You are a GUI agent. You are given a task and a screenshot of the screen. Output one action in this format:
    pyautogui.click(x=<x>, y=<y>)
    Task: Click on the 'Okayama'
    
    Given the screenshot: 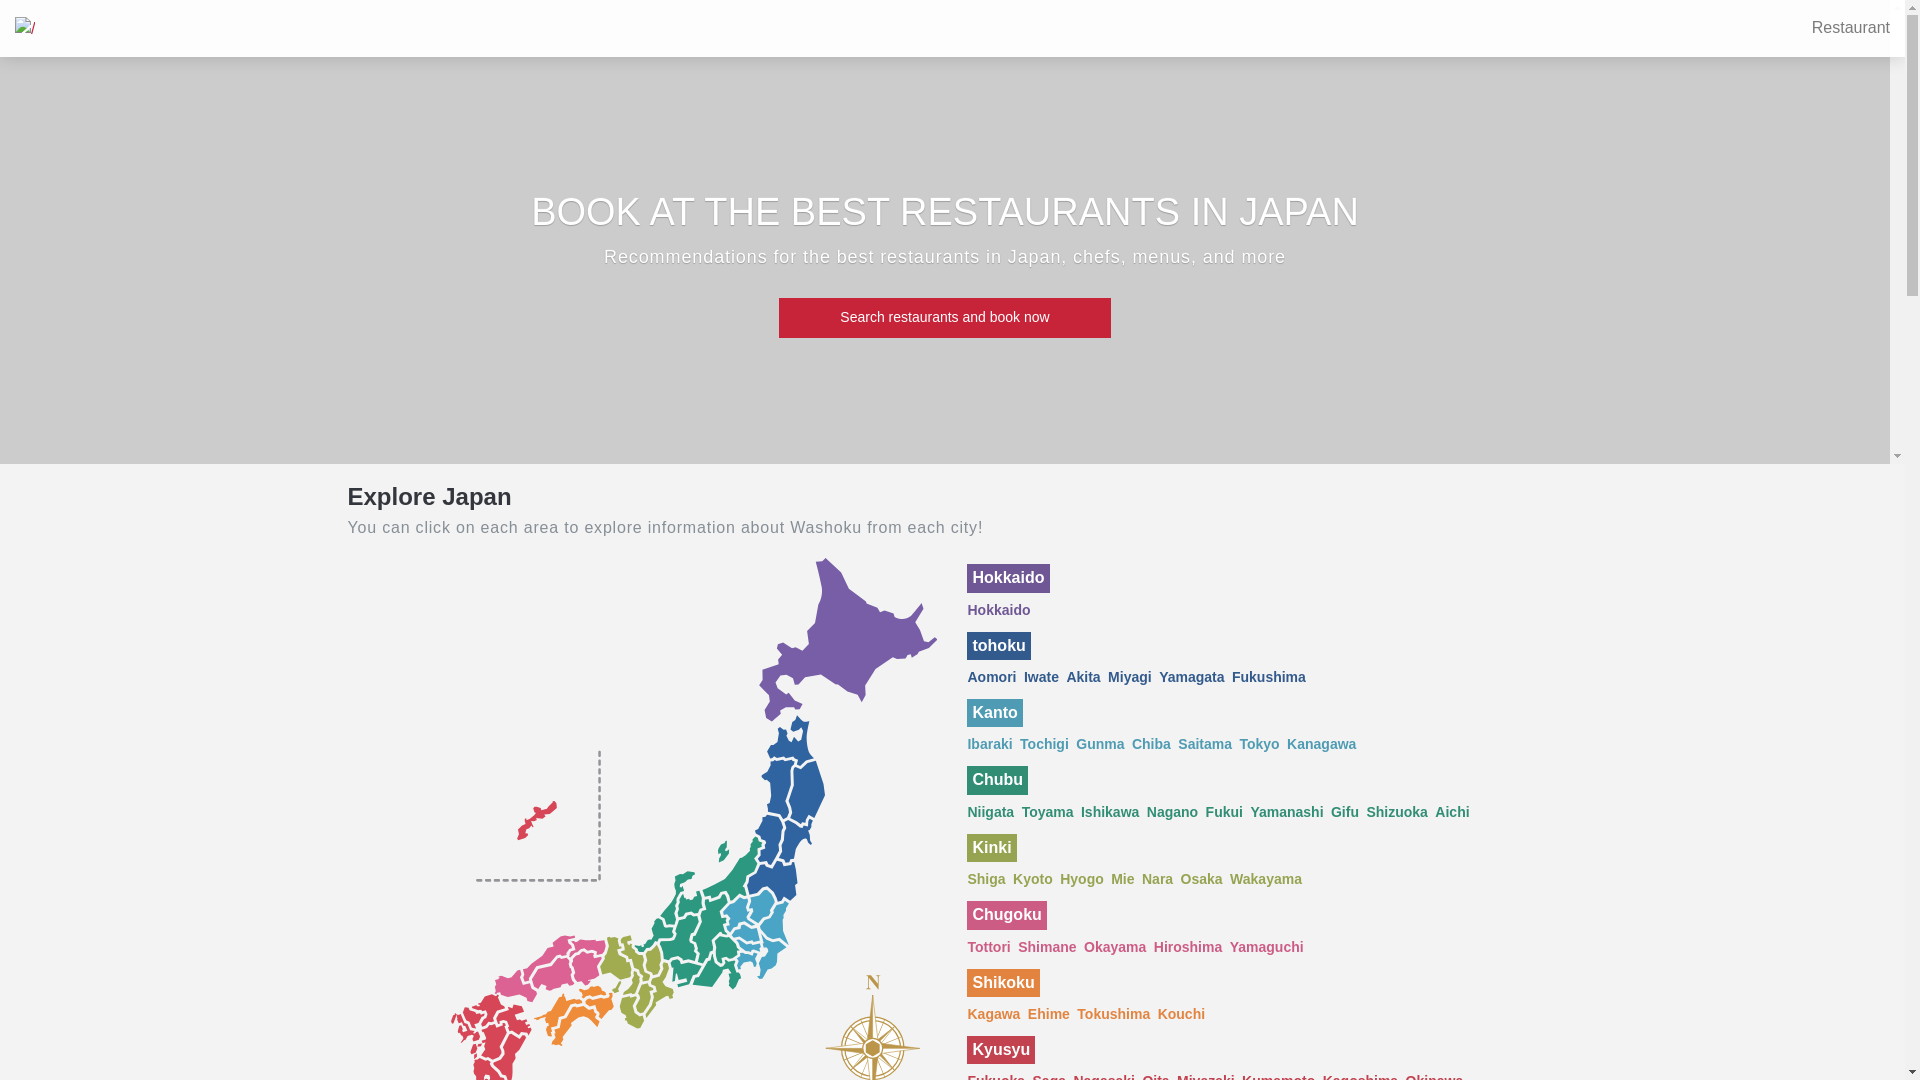 What is the action you would take?
    pyautogui.click(x=1113, y=946)
    